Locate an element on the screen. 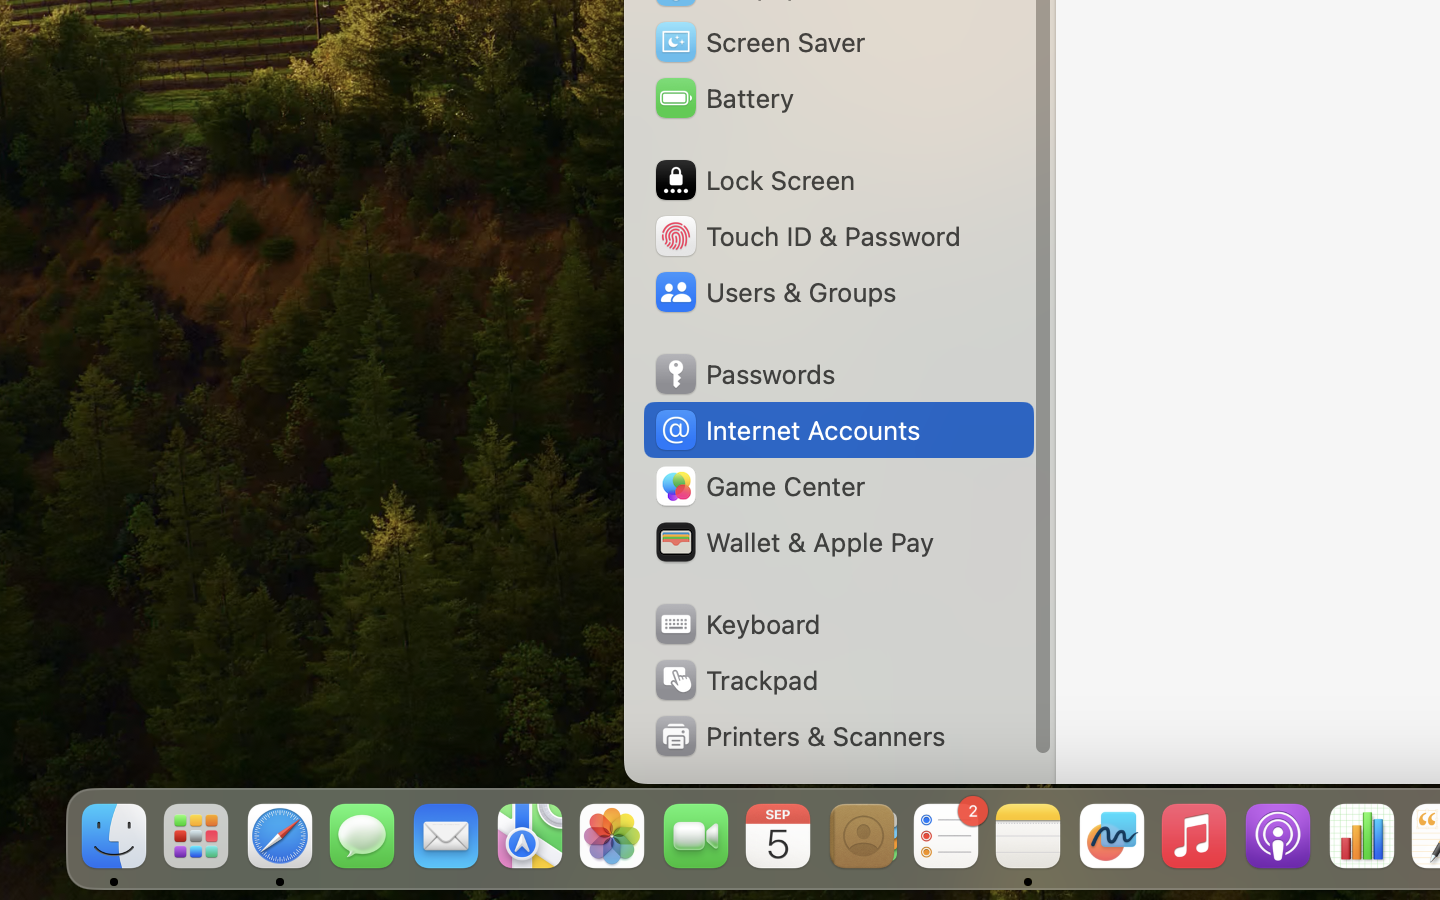  'Battery' is located at coordinates (722, 97).